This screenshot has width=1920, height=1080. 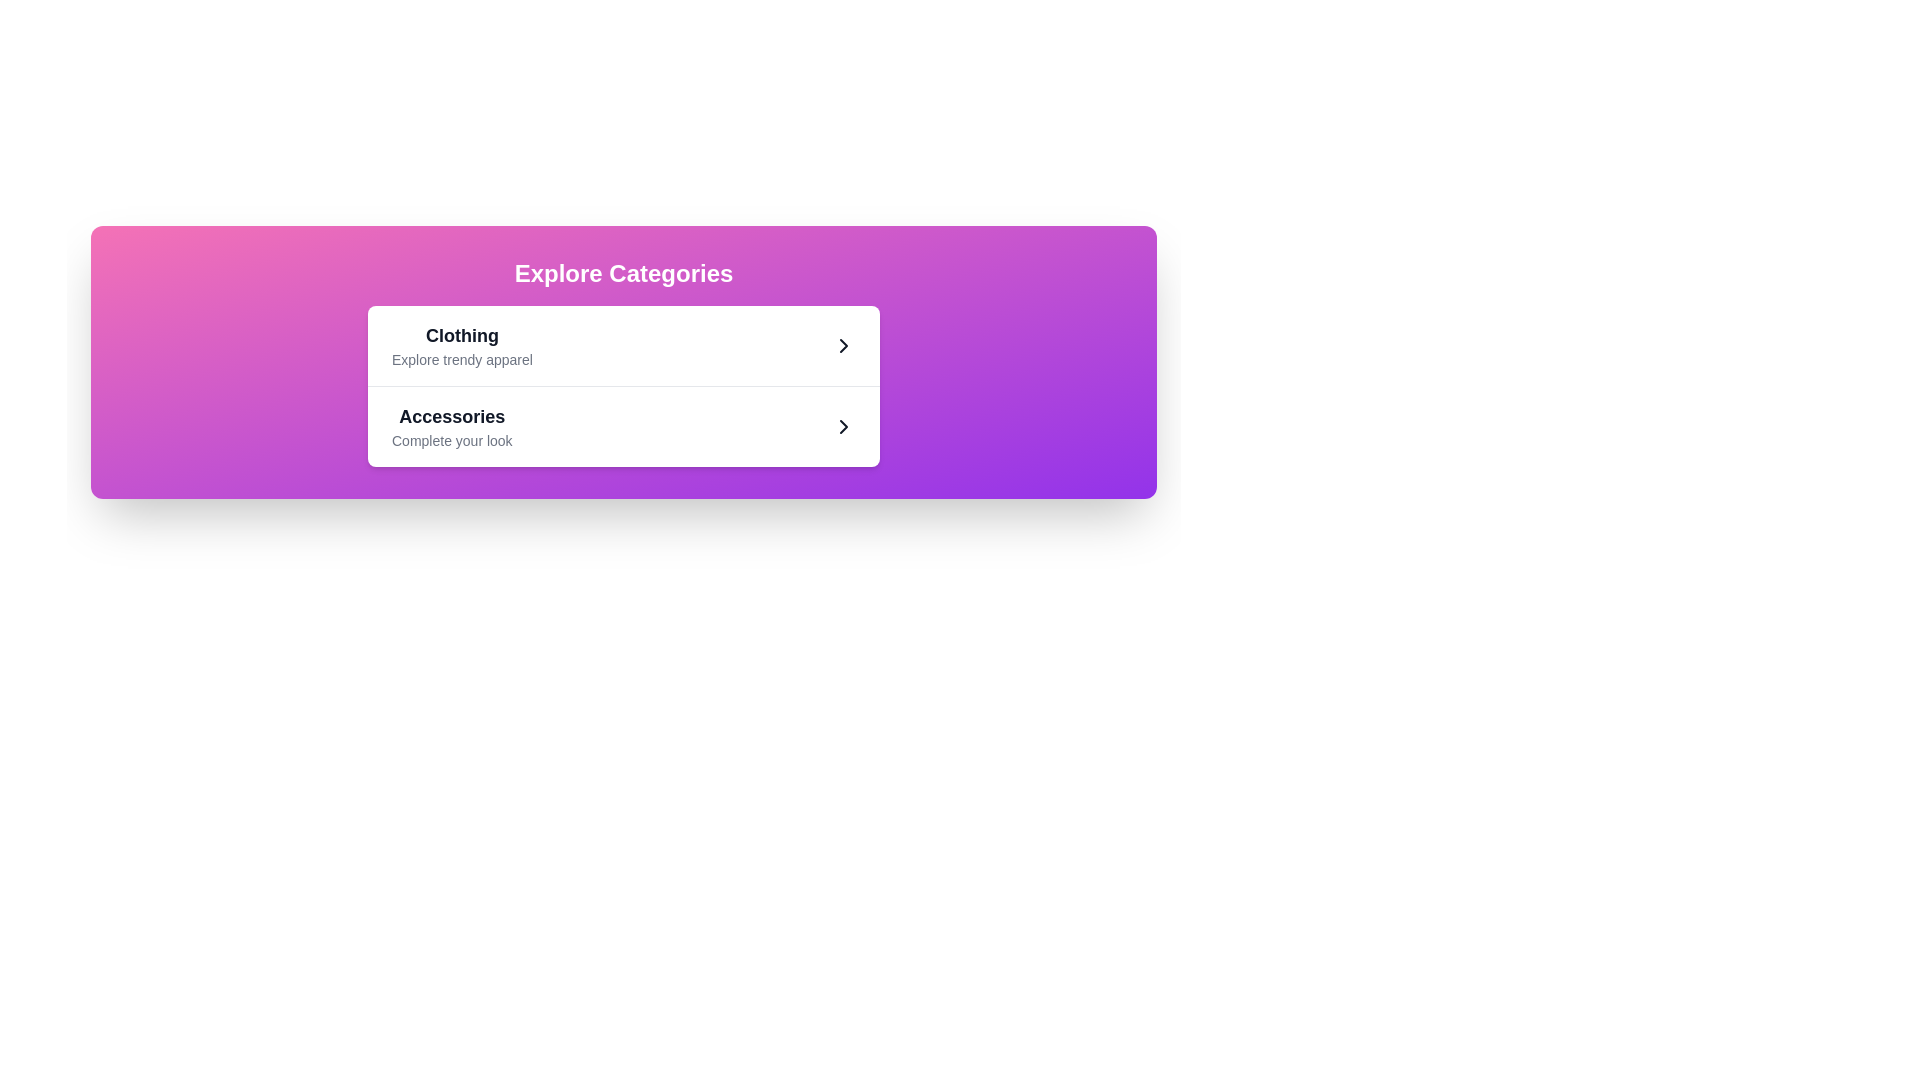 What do you see at coordinates (844, 345) in the screenshot?
I see `the status of the chevron icon located on the right end of the 'Clothing' list item, which is part of the navigation system` at bounding box center [844, 345].